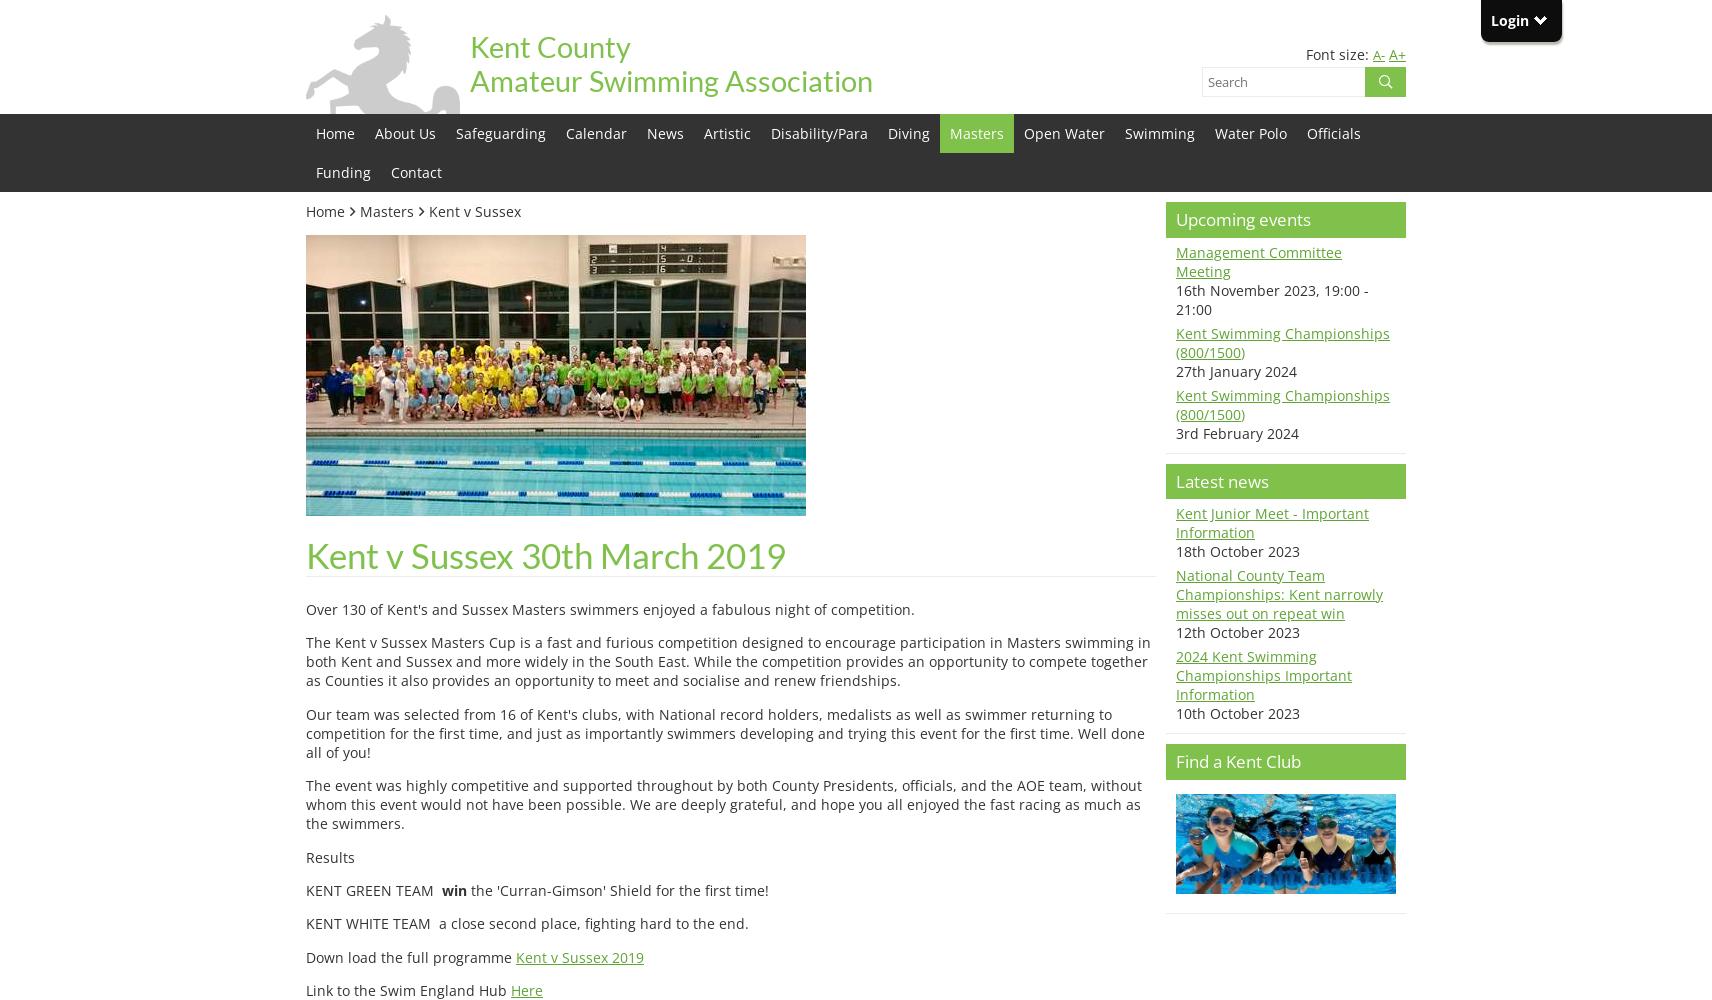  What do you see at coordinates (526, 923) in the screenshot?
I see `'KENT WHITE TEAM  a close second place, fighting hard to the end.'` at bounding box center [526, 923].